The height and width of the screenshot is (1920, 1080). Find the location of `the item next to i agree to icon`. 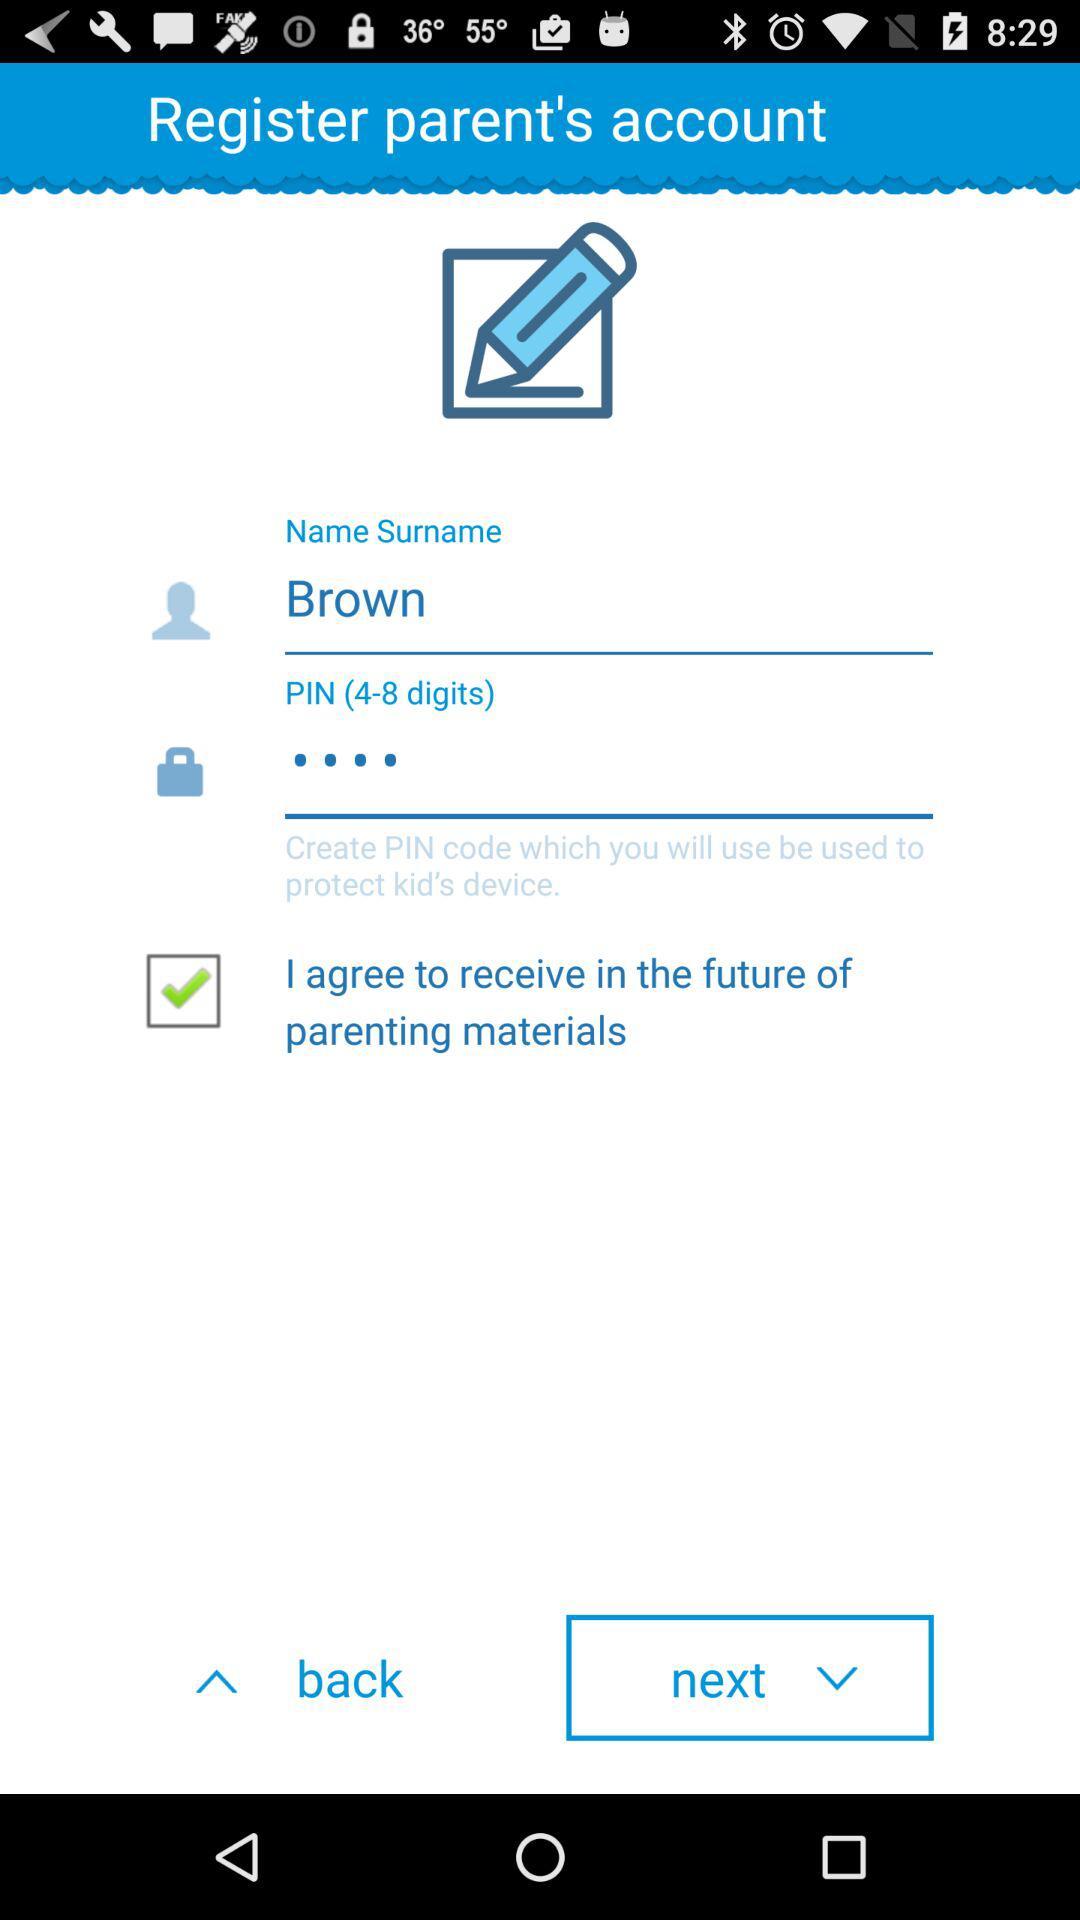

the item next to i agree to icon is located at coordinates (191, 989).